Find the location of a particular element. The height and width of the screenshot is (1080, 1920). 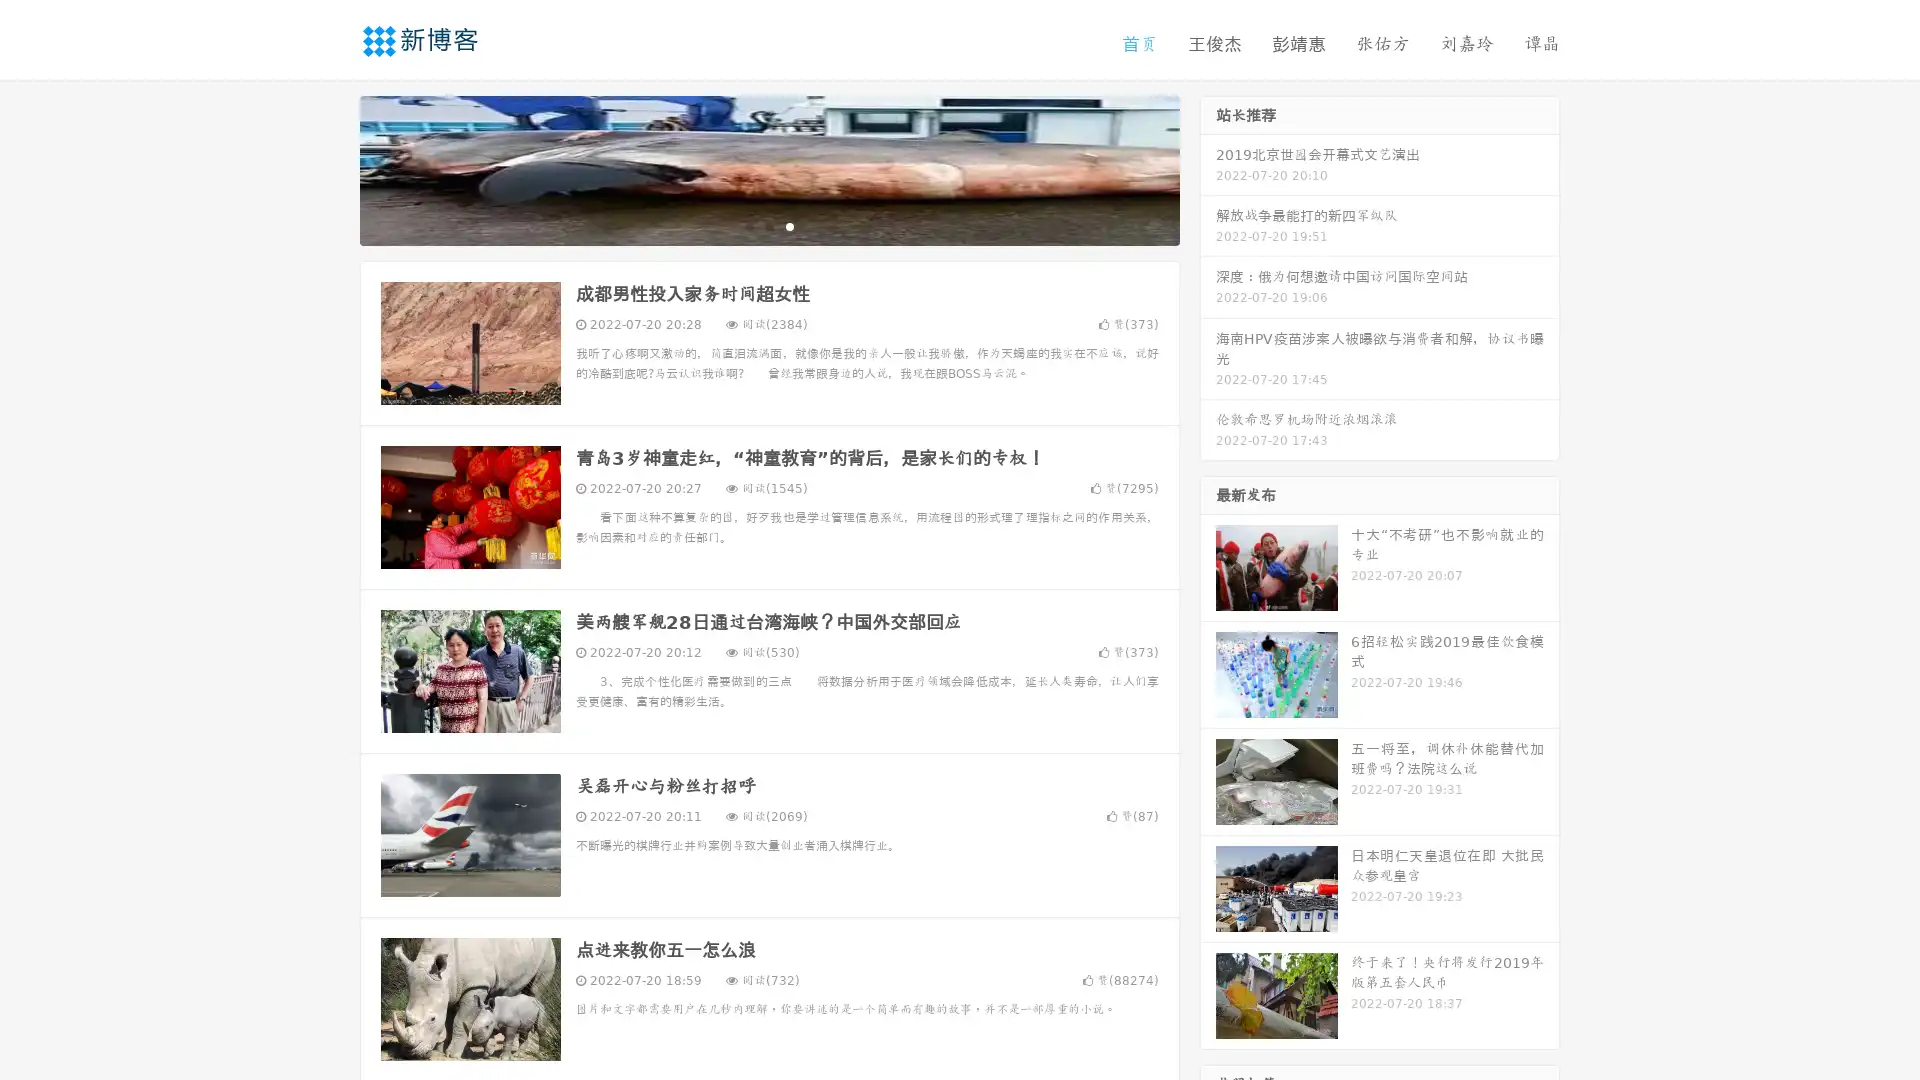

Go to slide 1 is located at coordinates (748, 225).